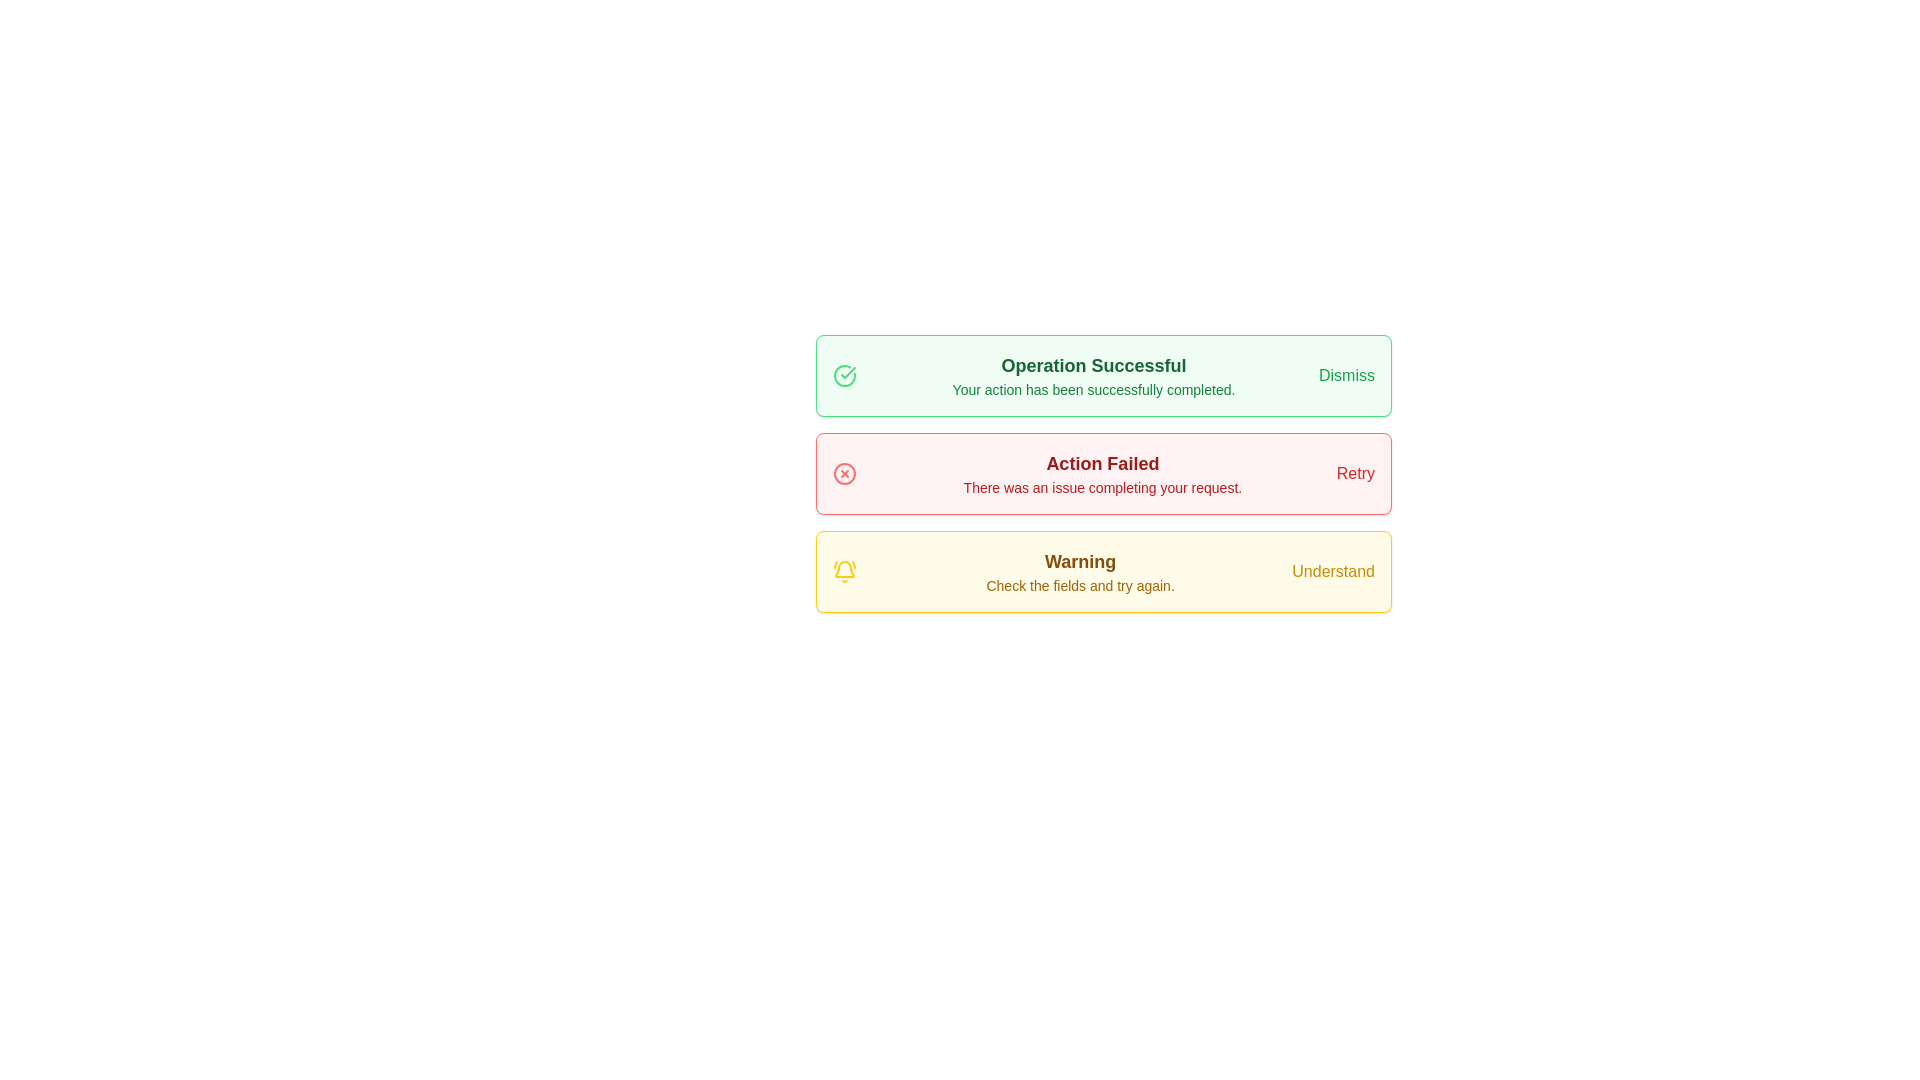  What do you see at coordinates (1079, 562) in the screenshot?
I see `the 'Warning' text label, which is displayed in a bold, large yellowish-brown font within a yellow notification box` at bounding box center [1079, 562].